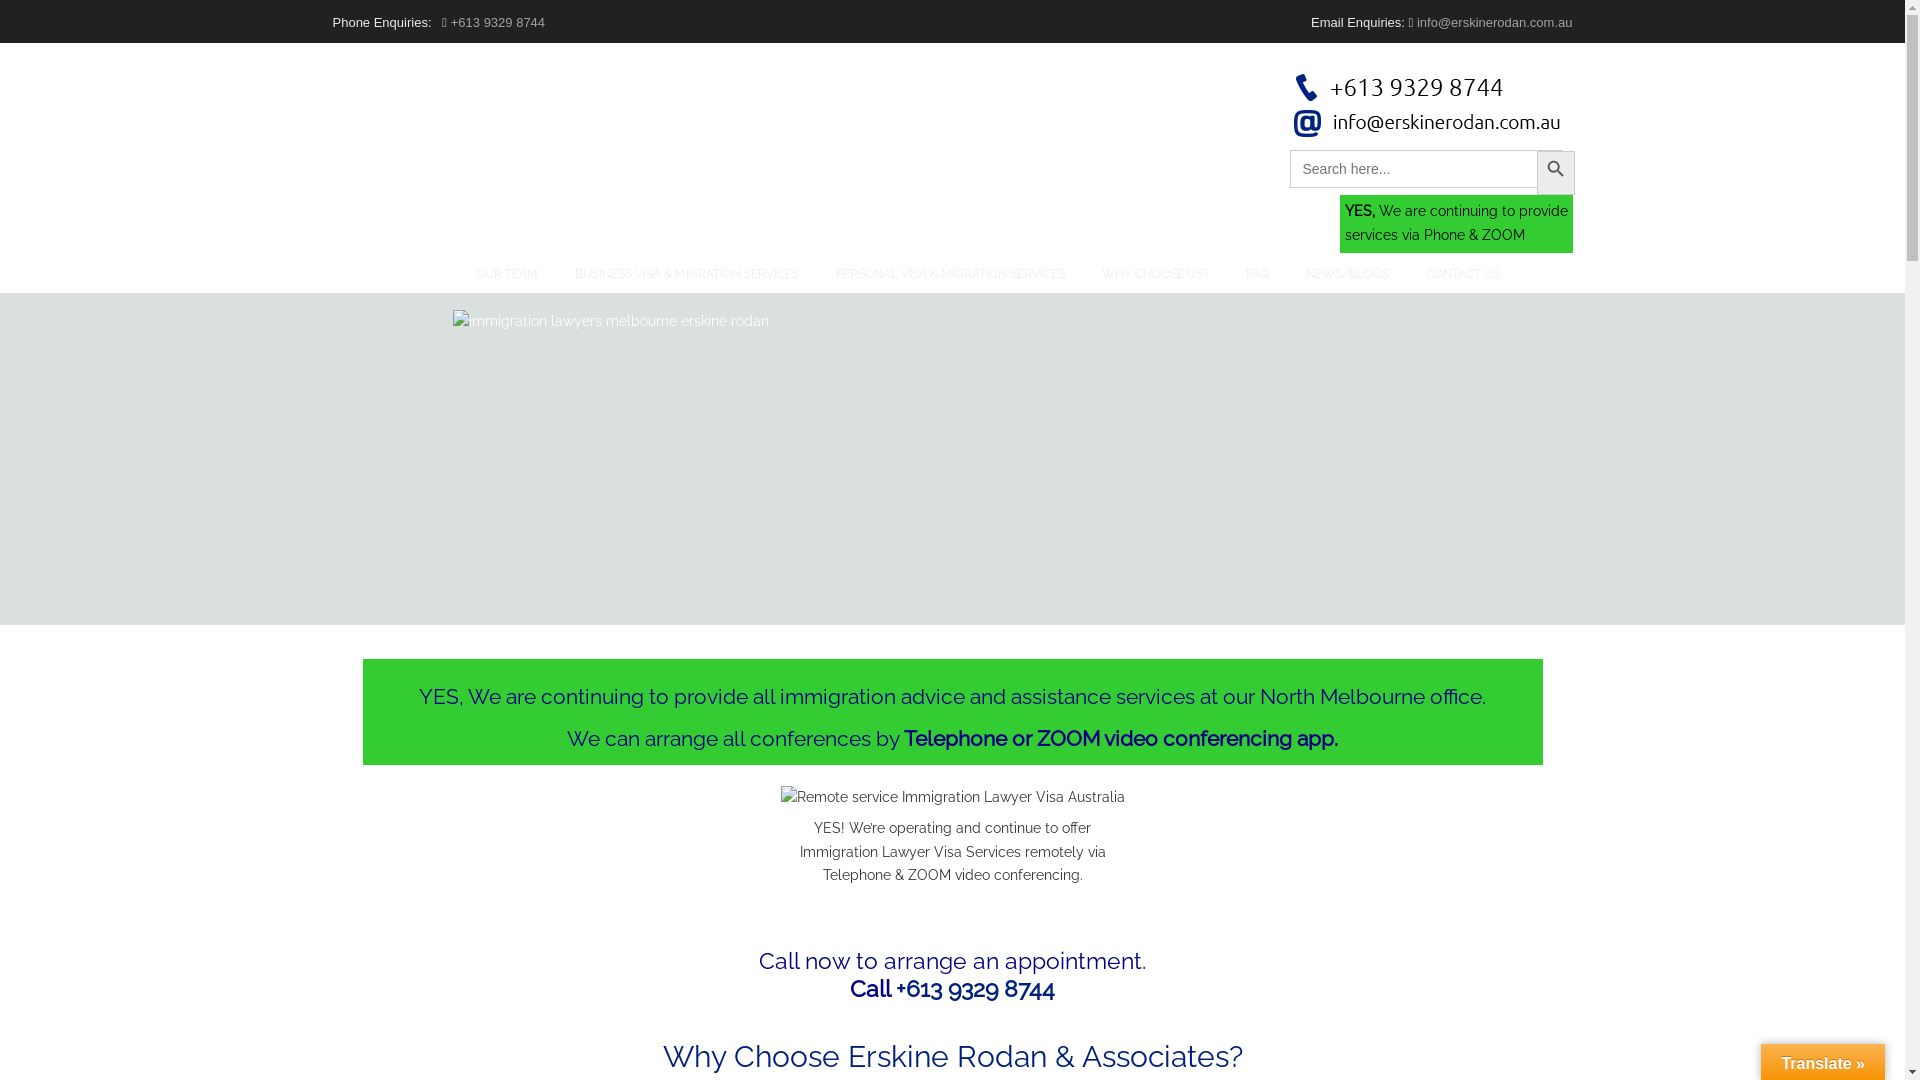  I want to click on 'FAQ', so click(1224, 273).